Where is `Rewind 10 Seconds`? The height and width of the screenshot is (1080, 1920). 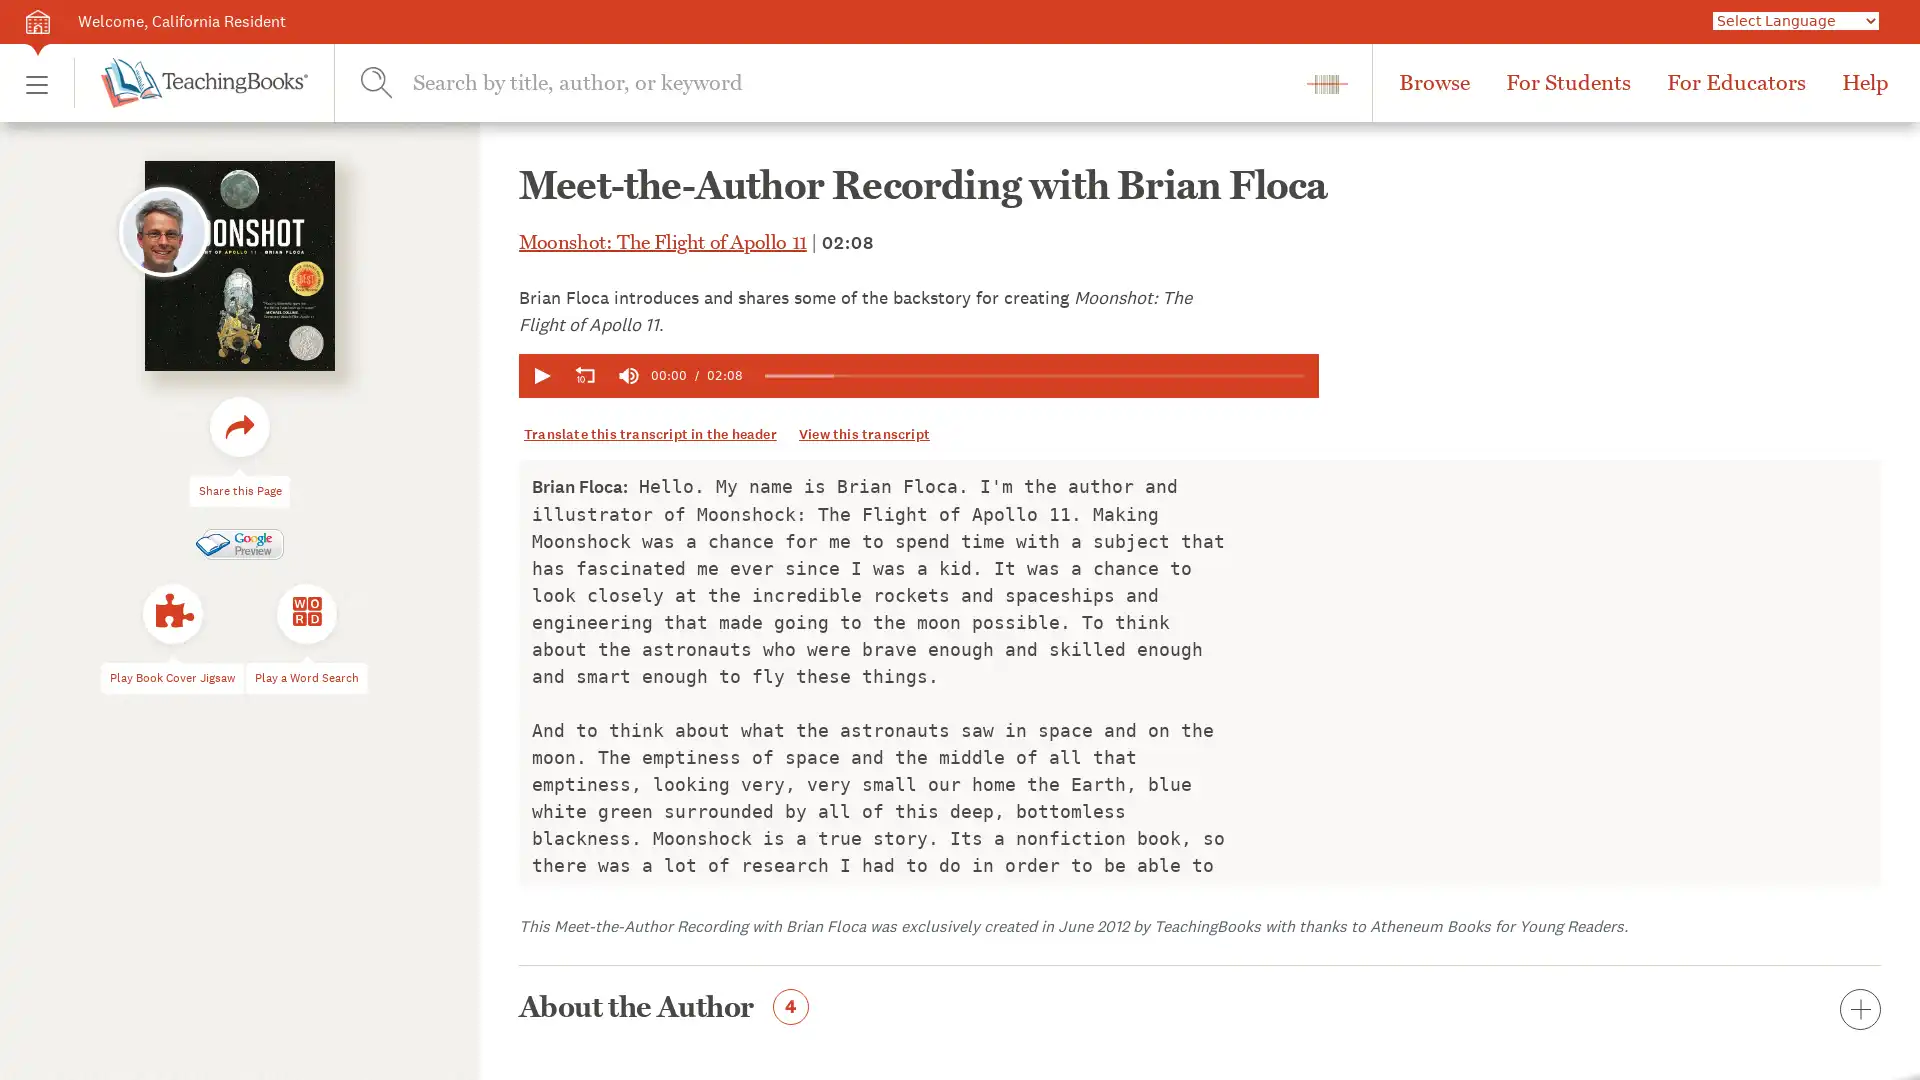 Rewind 10 Seconds is located at coordinates (584, 375).